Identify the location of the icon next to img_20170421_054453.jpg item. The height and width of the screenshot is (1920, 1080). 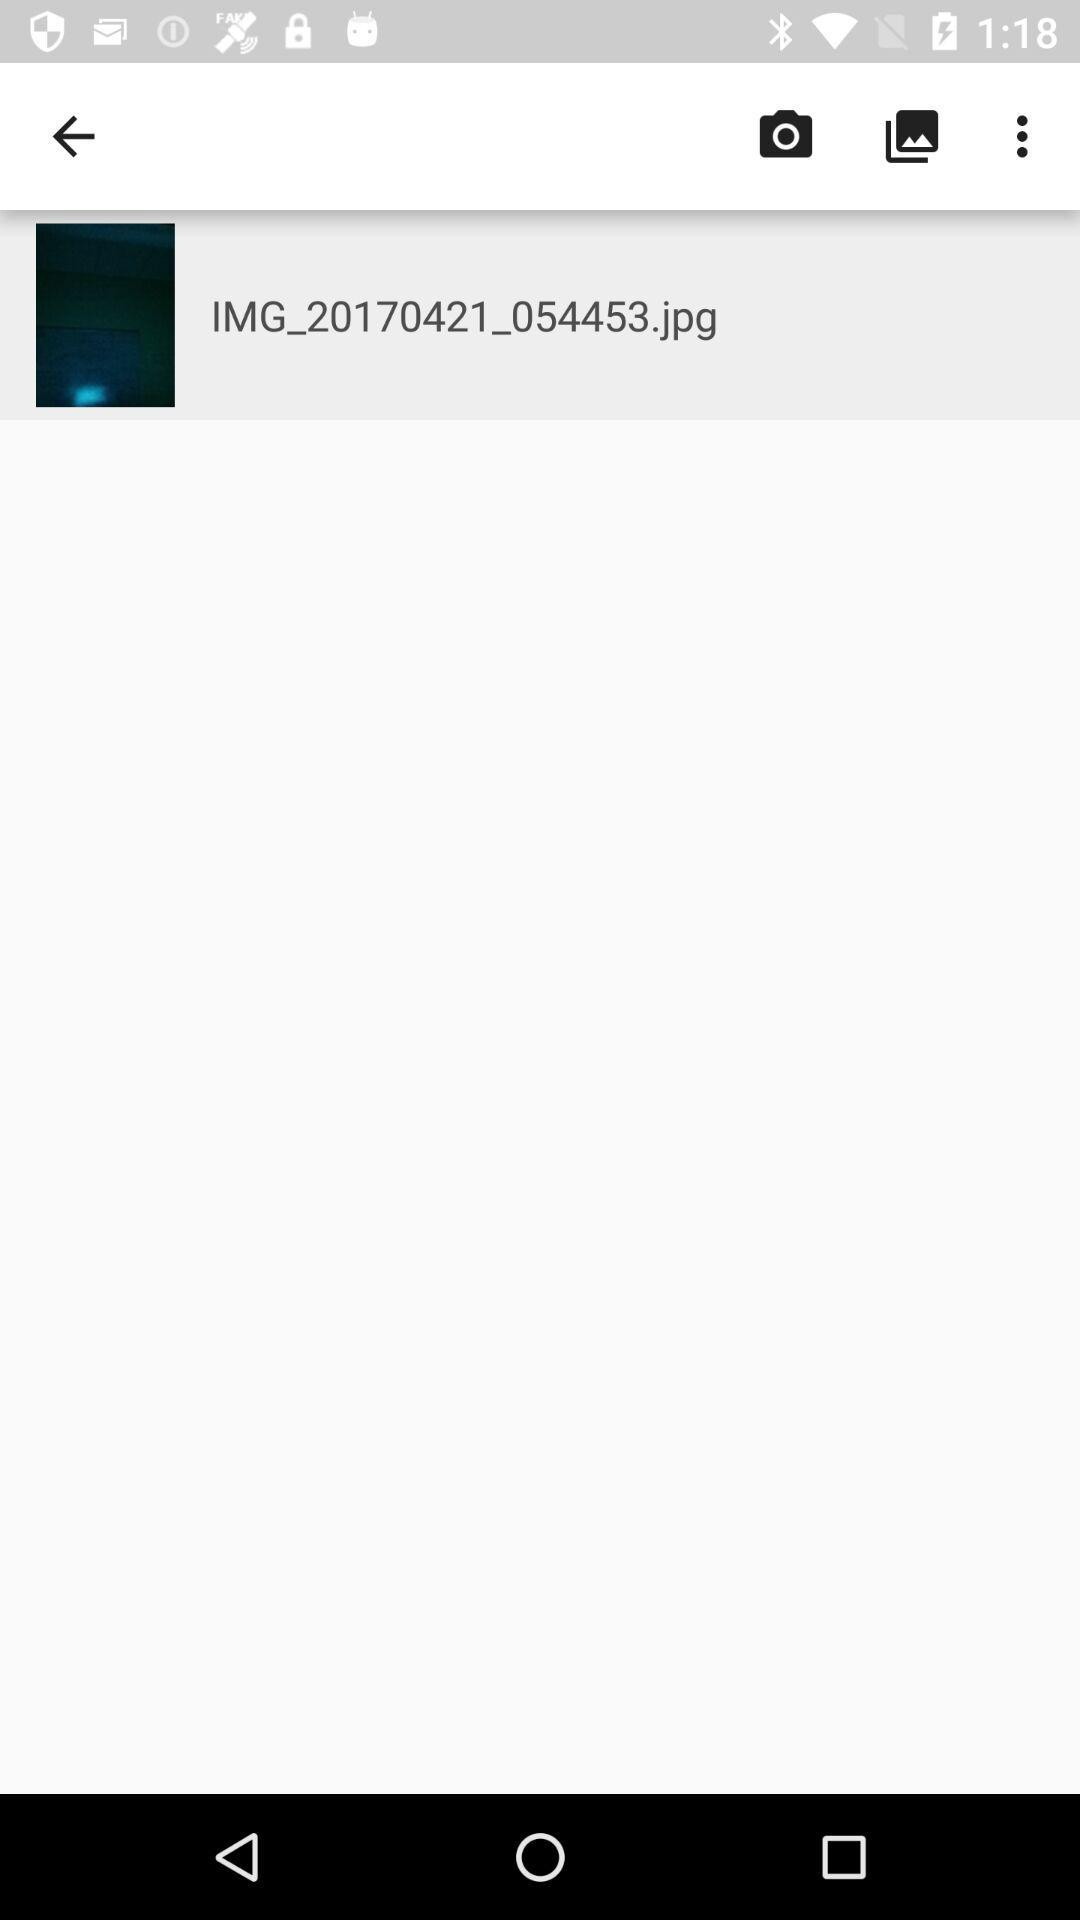
(105, 314).